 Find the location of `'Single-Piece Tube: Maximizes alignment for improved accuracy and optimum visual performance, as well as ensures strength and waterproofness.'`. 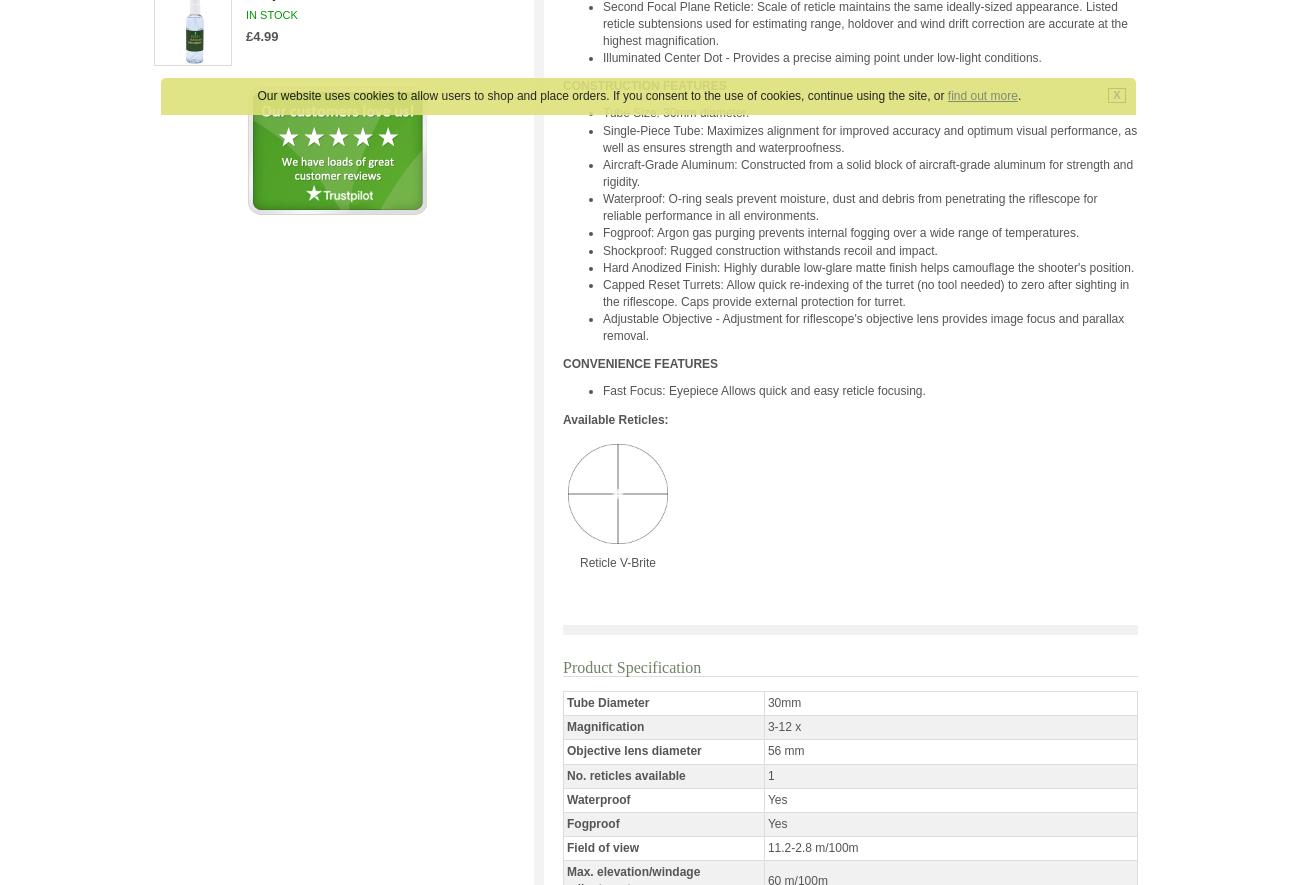

'Single-Piece Tube: Maximizes alignment for improved accuracy and optimum visual performance, as well as ensures strength and waterproofness.' is located at coordinates (868, 137).